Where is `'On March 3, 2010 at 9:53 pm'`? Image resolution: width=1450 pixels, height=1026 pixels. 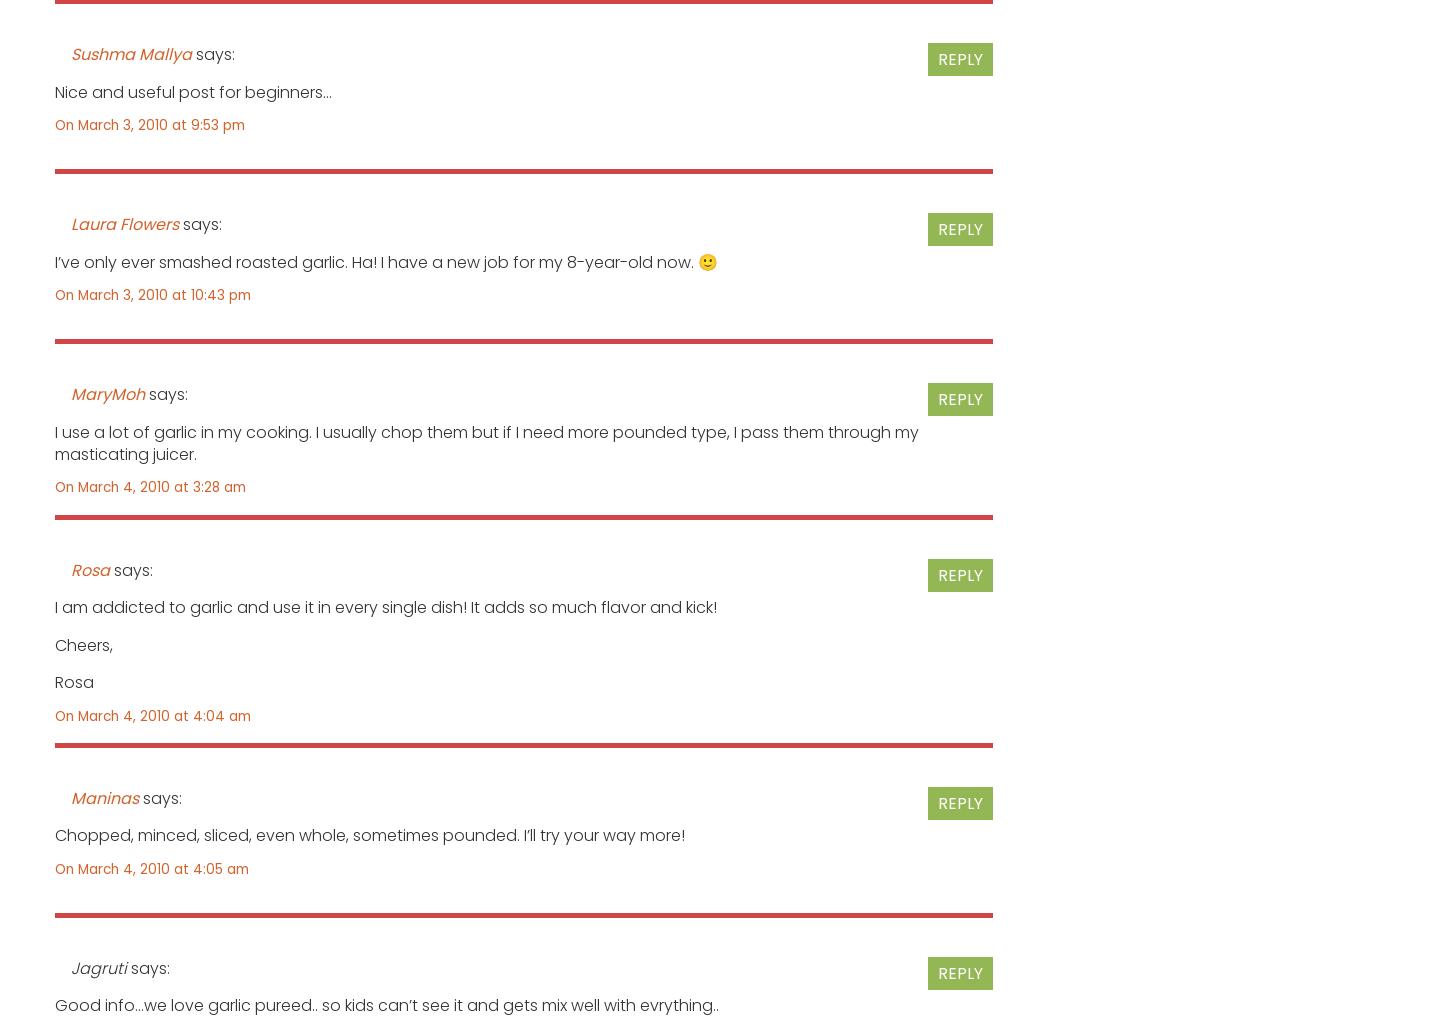 'On March 3, 2010 at 9:53 pm' is located at coordinates (148, 124).